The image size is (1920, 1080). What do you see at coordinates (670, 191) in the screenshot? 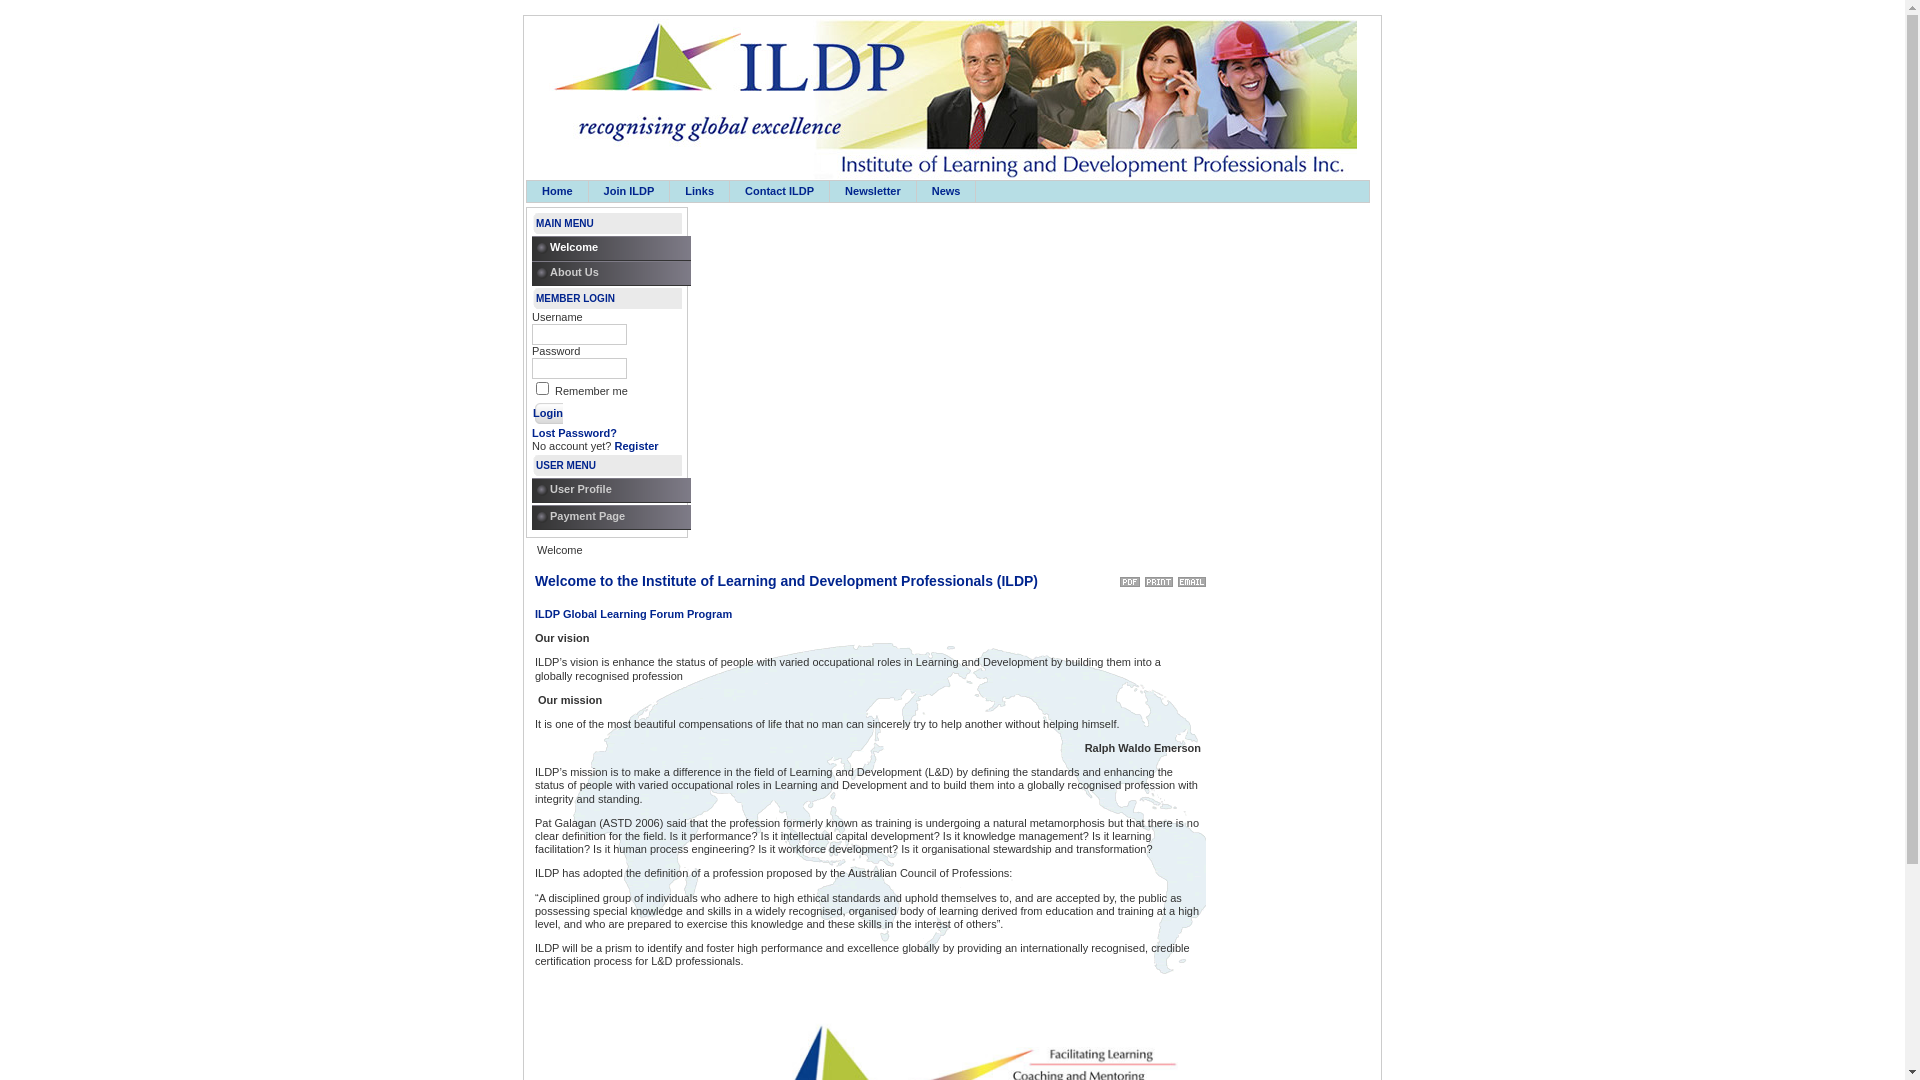
I see `'Links'` at bounding box center [670, 191].